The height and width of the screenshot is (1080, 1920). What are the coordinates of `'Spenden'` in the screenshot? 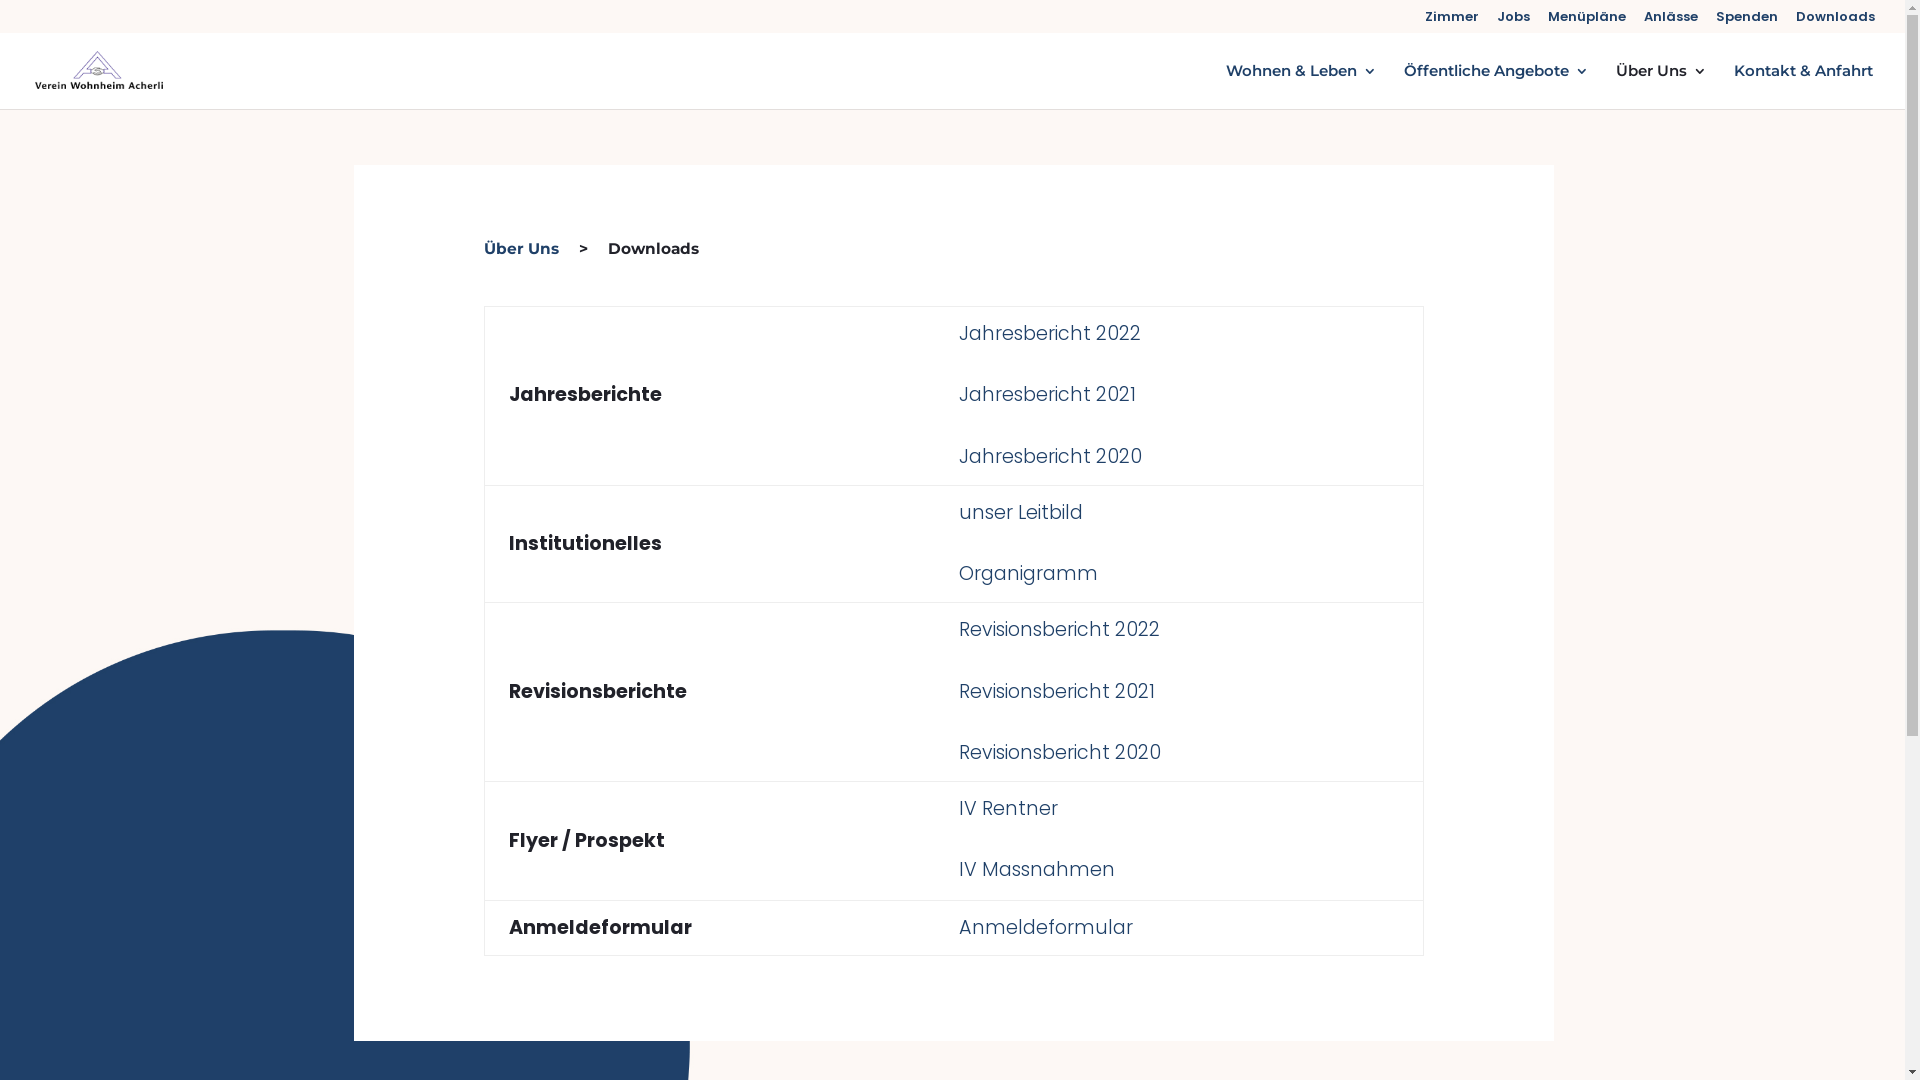 It's located at (1746, 21).